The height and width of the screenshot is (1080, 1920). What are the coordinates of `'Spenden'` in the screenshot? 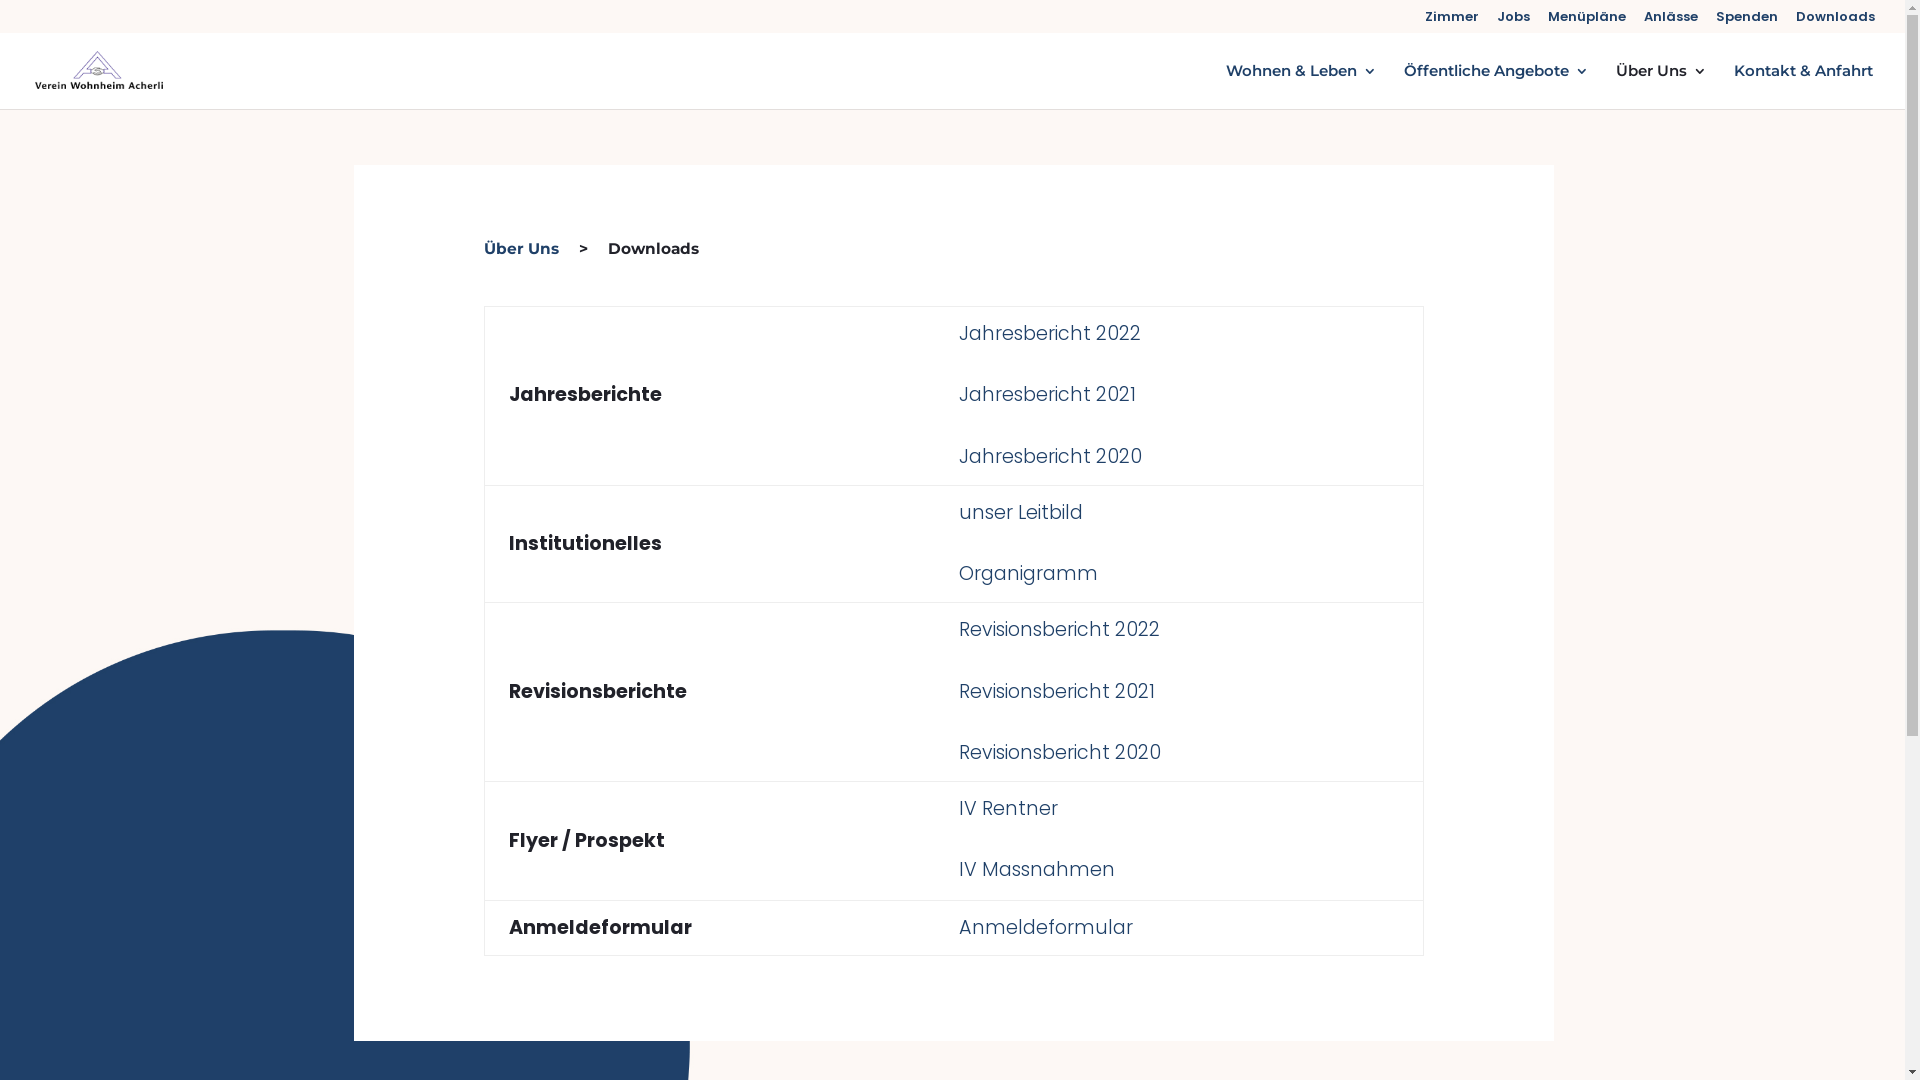 It's located at (1746, 21).